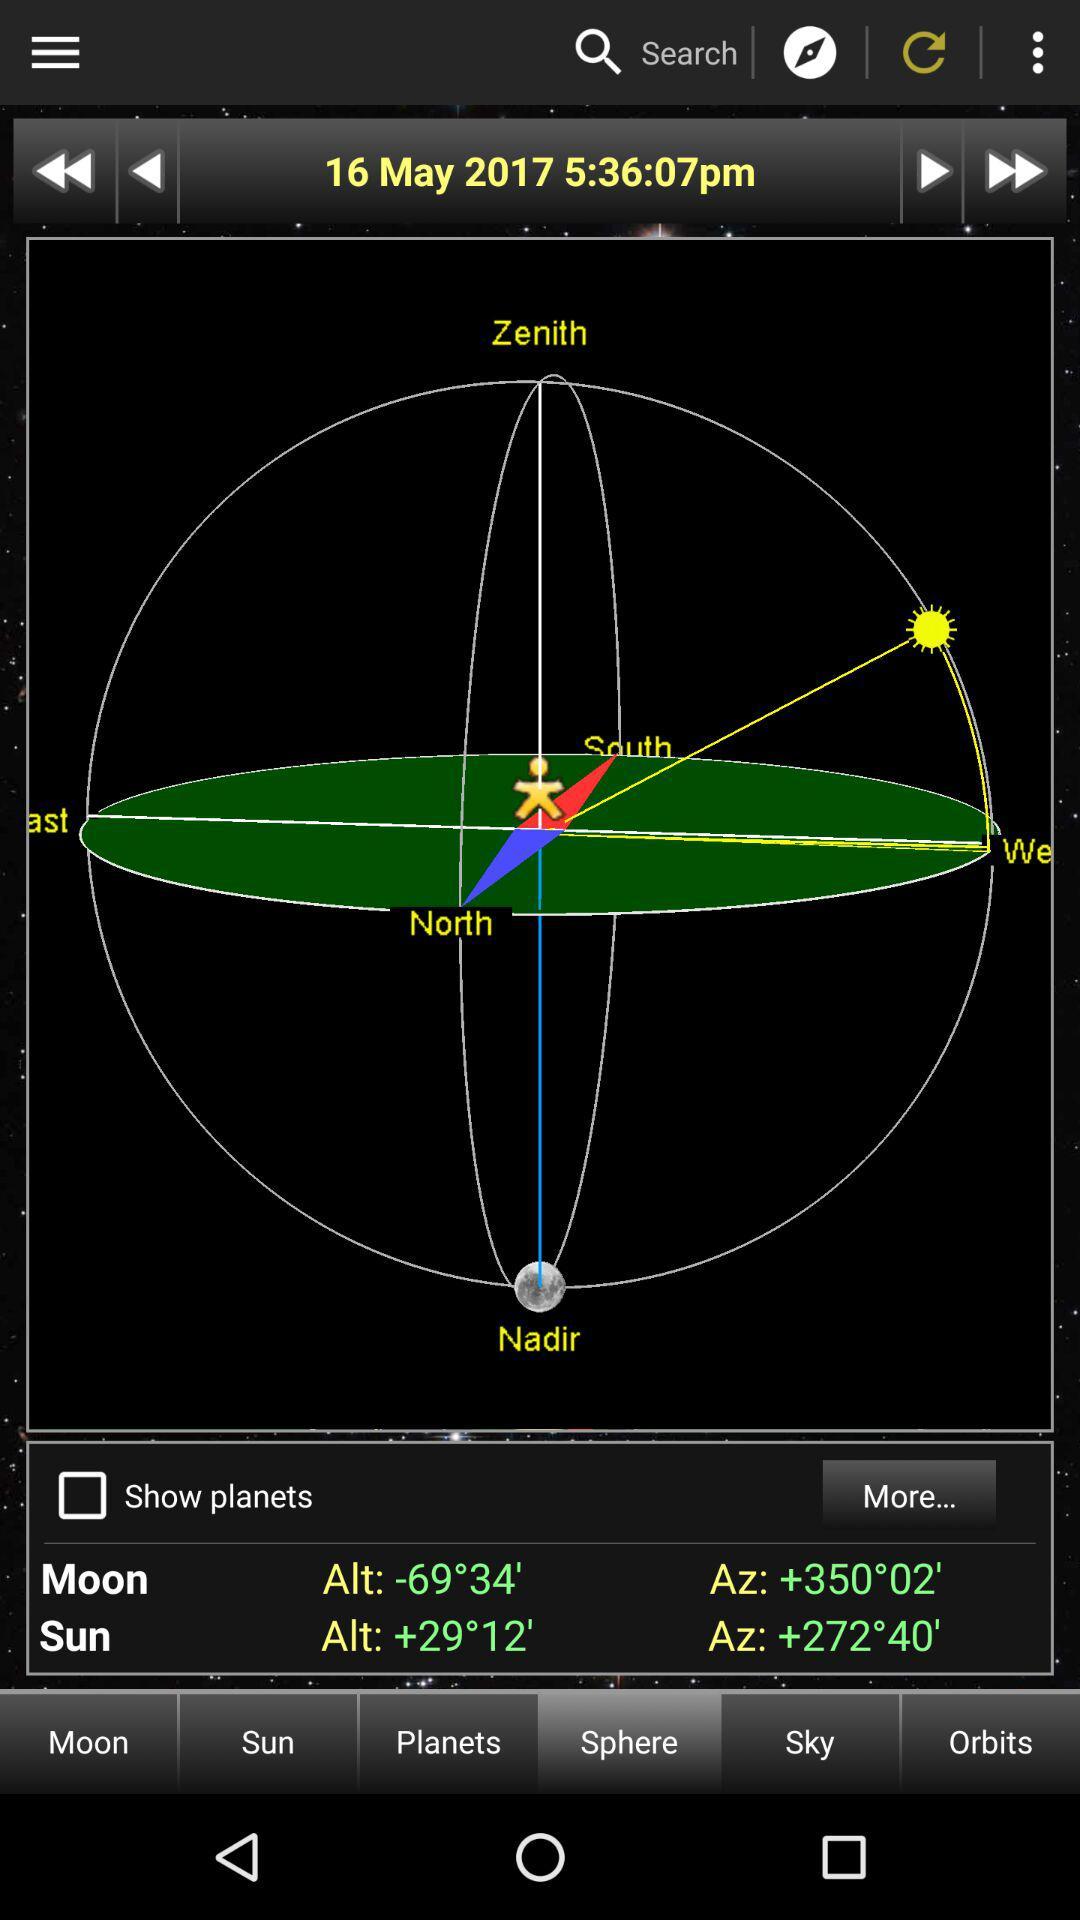 The width and height of the screenshot is (1080, 1920). I want to click on the menu icon, so click(54, 52).